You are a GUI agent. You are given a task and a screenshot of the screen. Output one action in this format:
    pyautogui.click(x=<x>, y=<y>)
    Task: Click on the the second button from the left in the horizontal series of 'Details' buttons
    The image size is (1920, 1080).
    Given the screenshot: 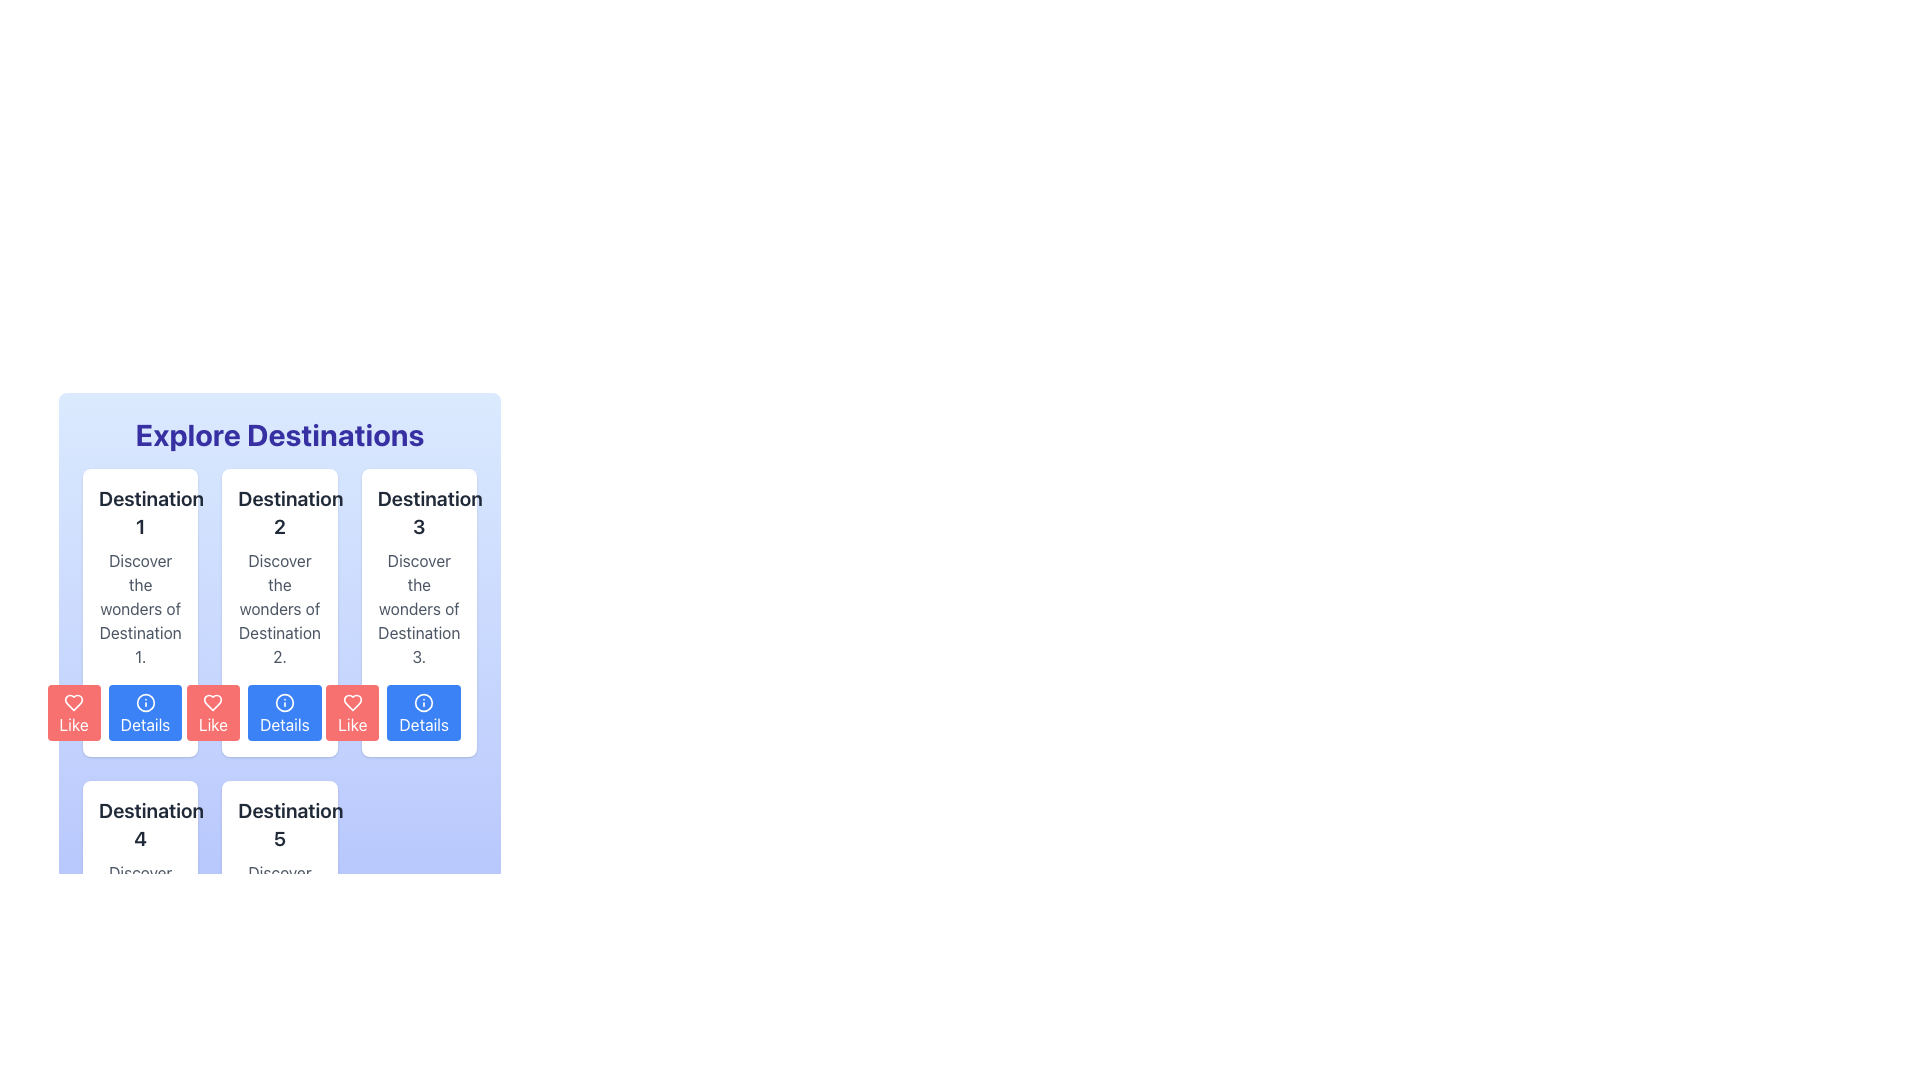 What is the action you would take?
    pyautogui.click(x=144, y=712)
    